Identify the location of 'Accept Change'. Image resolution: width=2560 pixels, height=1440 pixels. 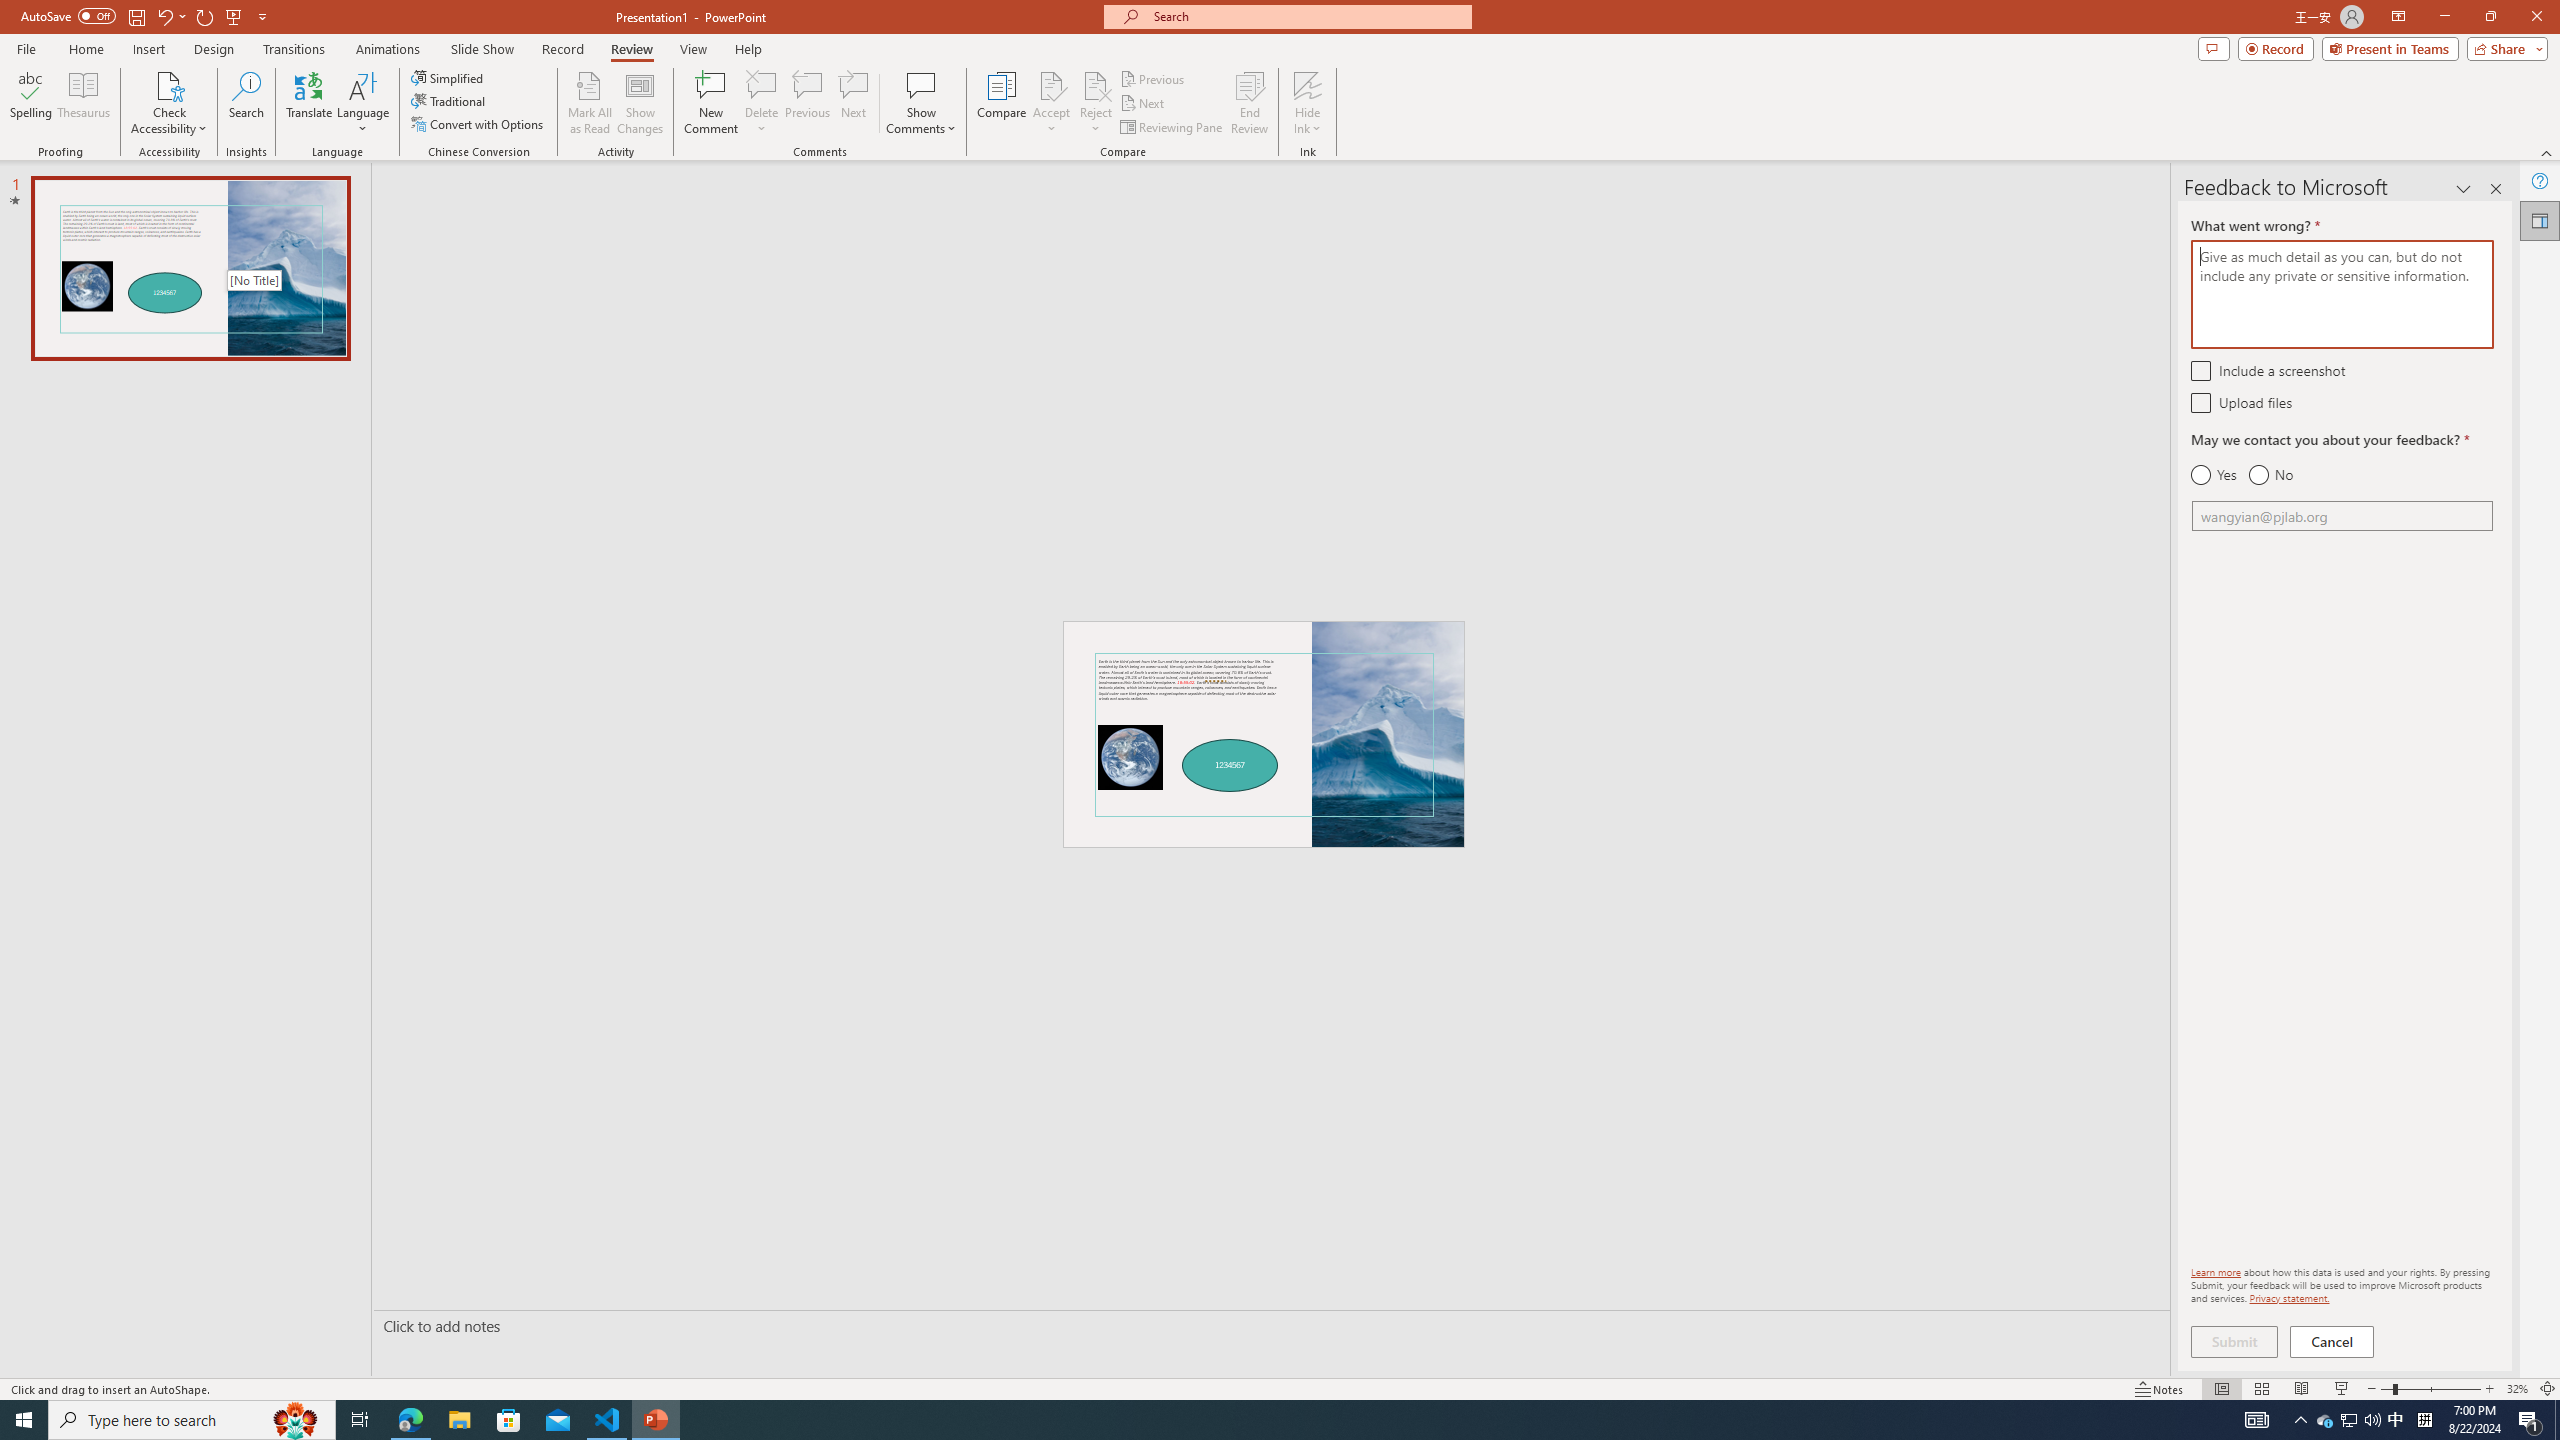
(1051, 84).